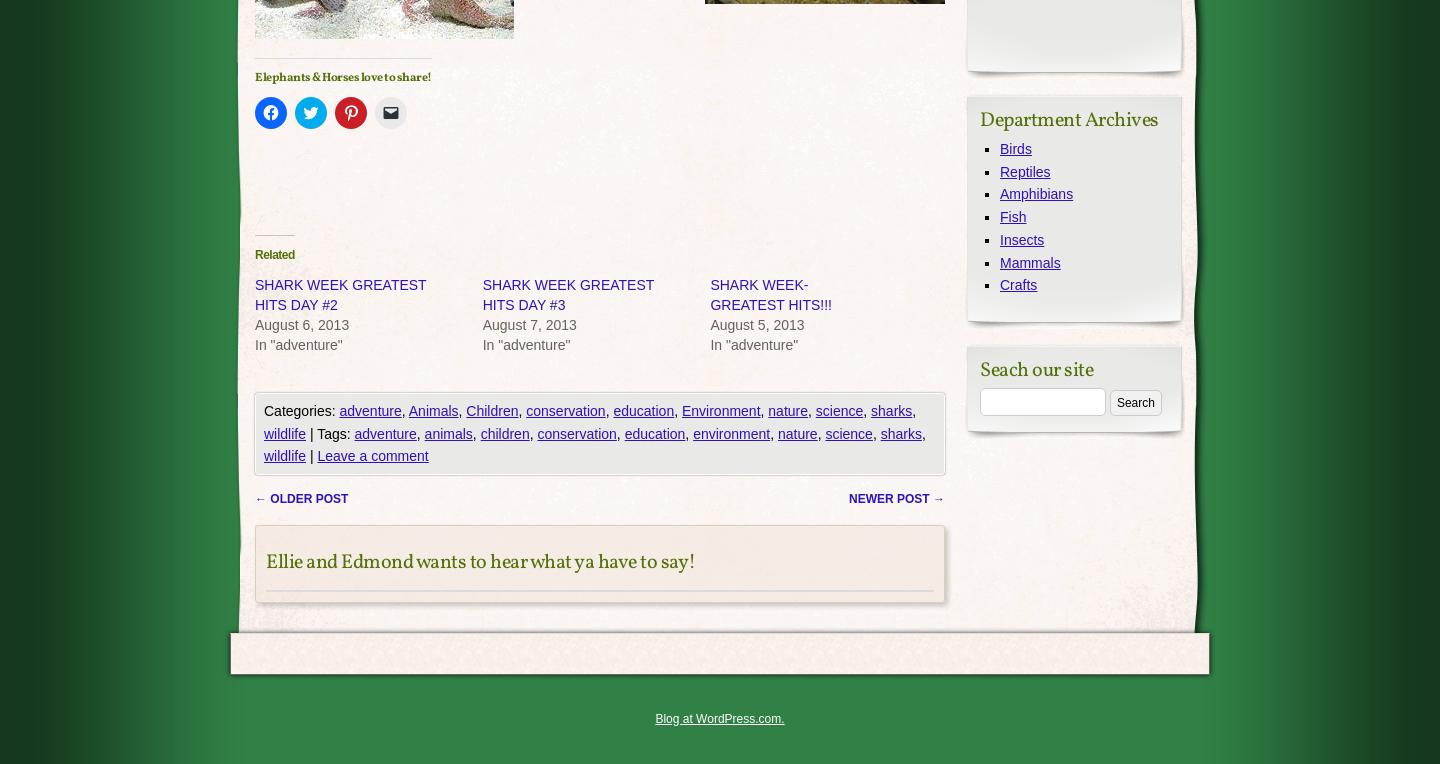  I want to click on 'Mammals', so click(1030, 261).